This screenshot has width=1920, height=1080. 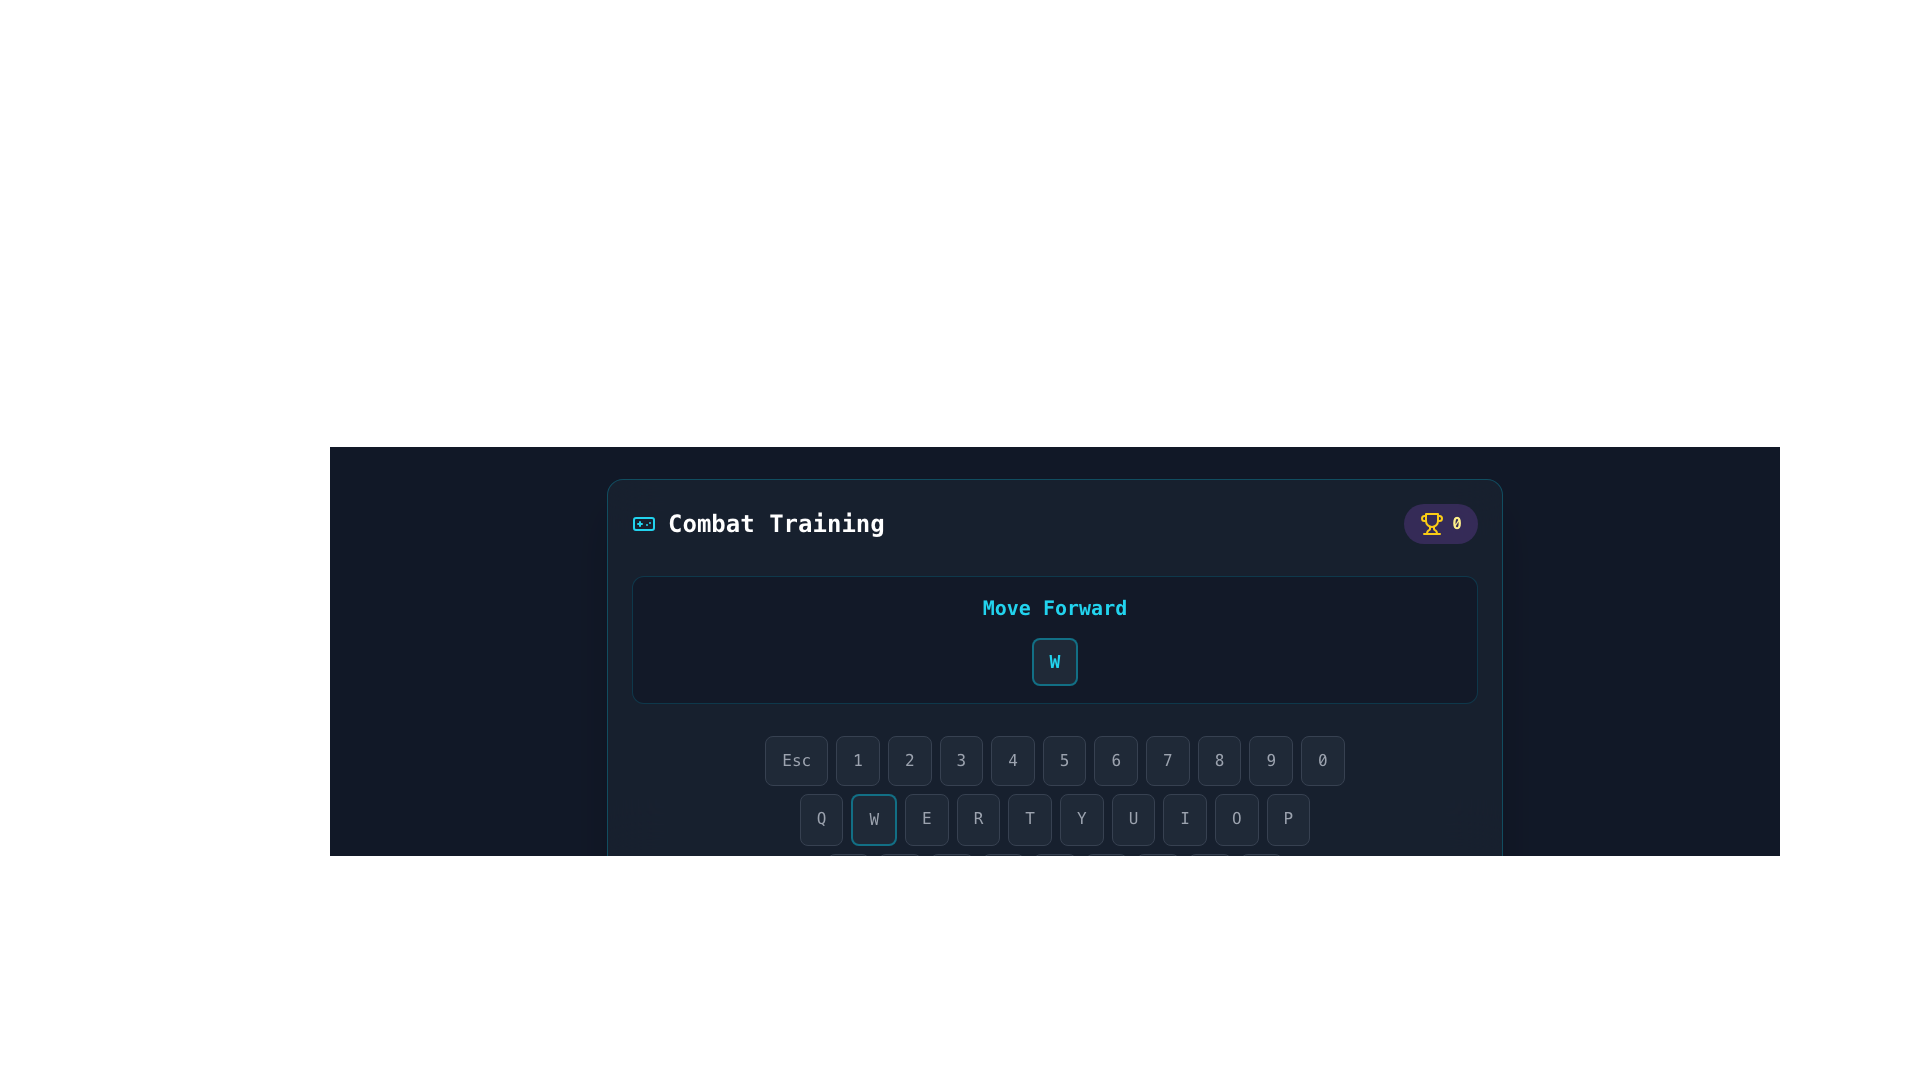 What do you see at coordinates (961, 760) in the screenshot?
I see `the rounded rectangular button labeled '3' to trigger the hover effect` at bounding box center [961, 760].